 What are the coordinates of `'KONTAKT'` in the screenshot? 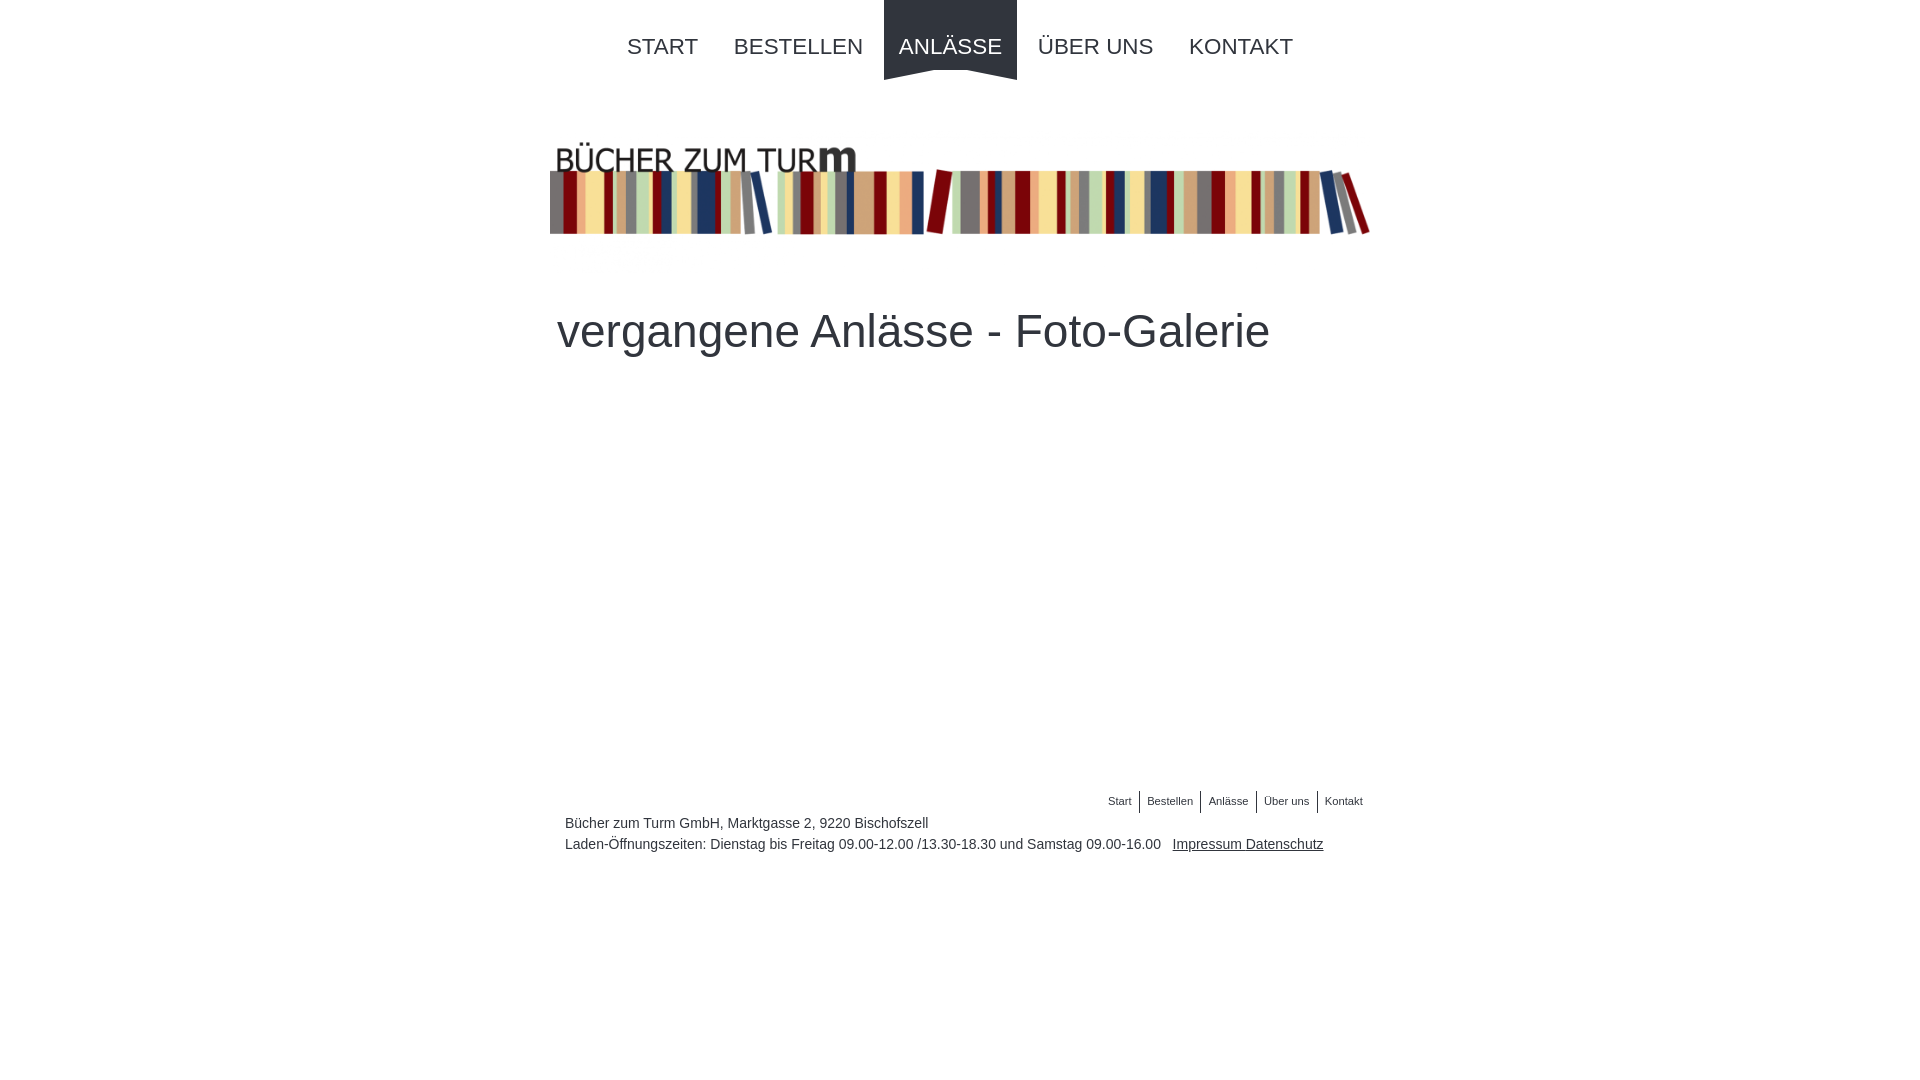 It's located at (1240, 34).